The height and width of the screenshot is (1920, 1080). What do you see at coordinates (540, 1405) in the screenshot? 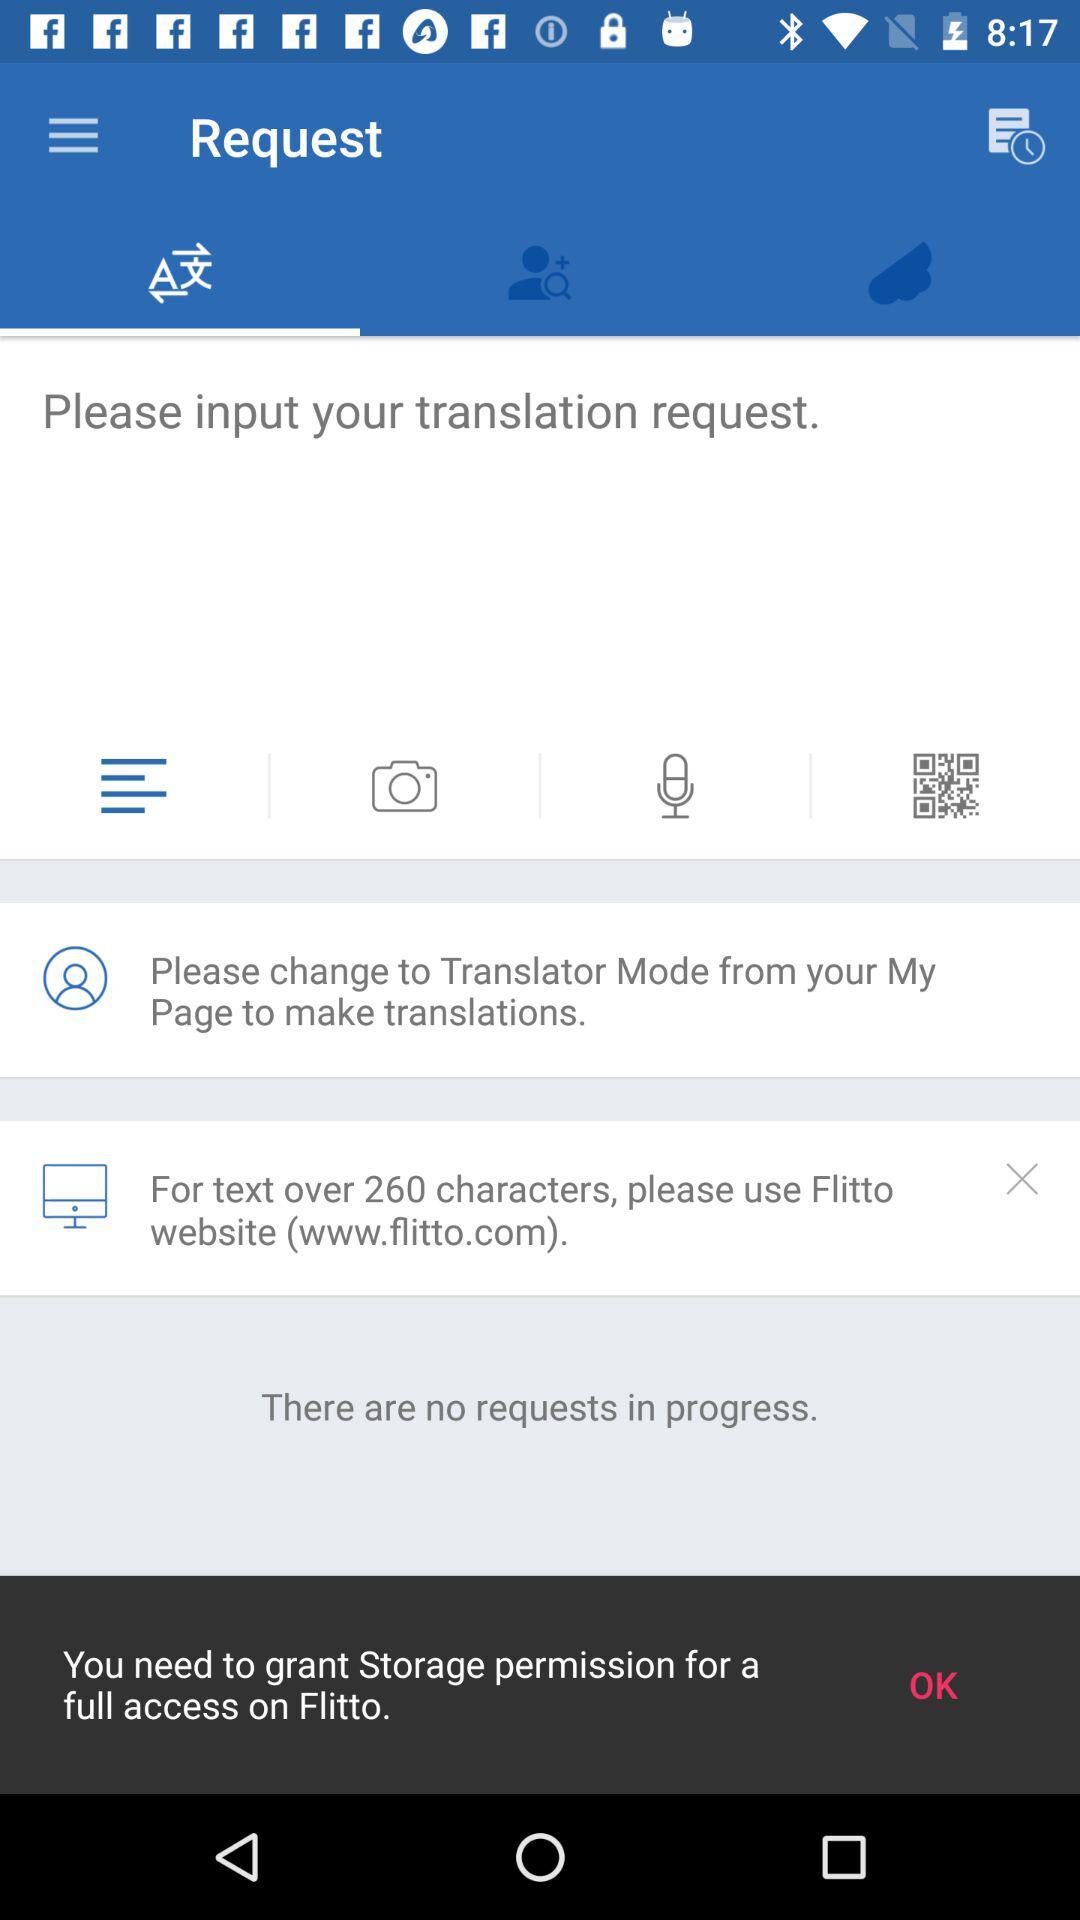
I see `there are no` at bounding box center [540, 1405].